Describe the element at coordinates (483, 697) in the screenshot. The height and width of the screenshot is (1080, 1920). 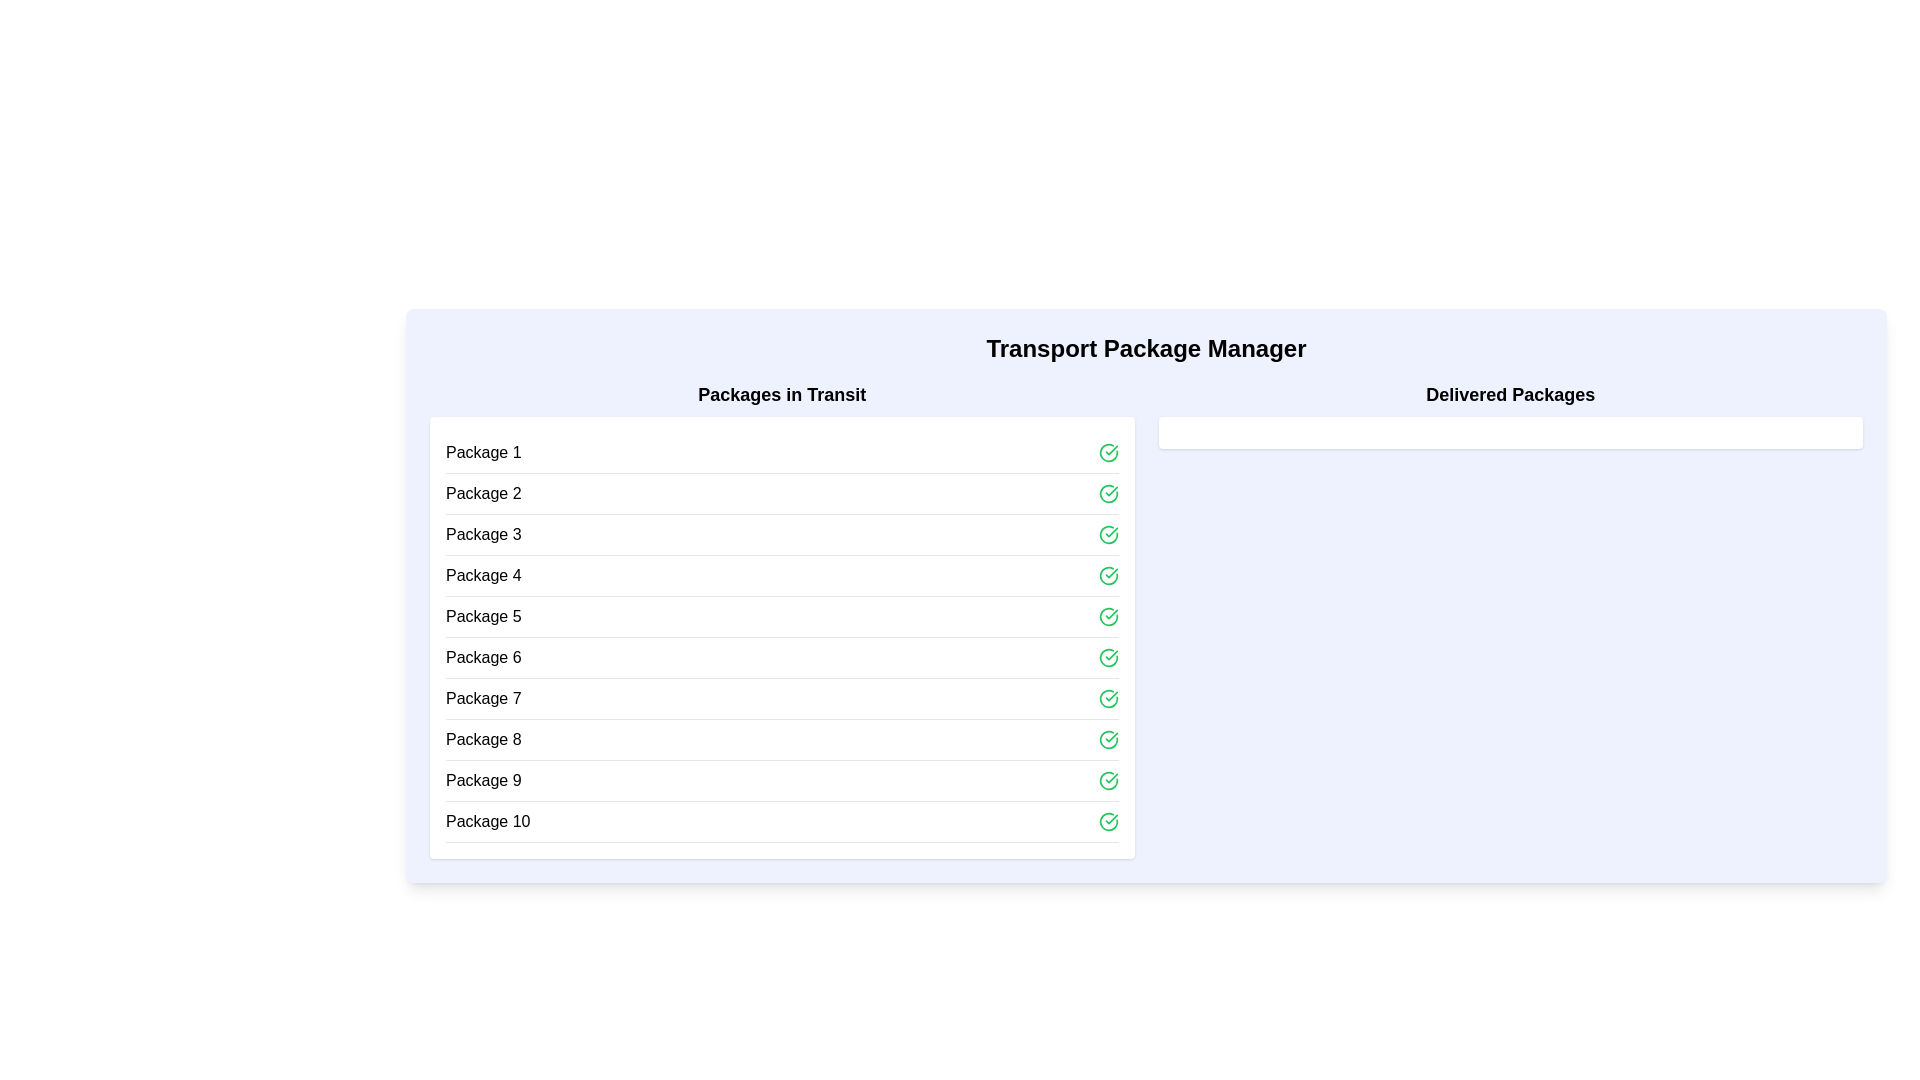
I see `the text label displaying 'Package 7', which is the seventh item in a vertical list of packages under the header 'Packages in Transit'` at that location.